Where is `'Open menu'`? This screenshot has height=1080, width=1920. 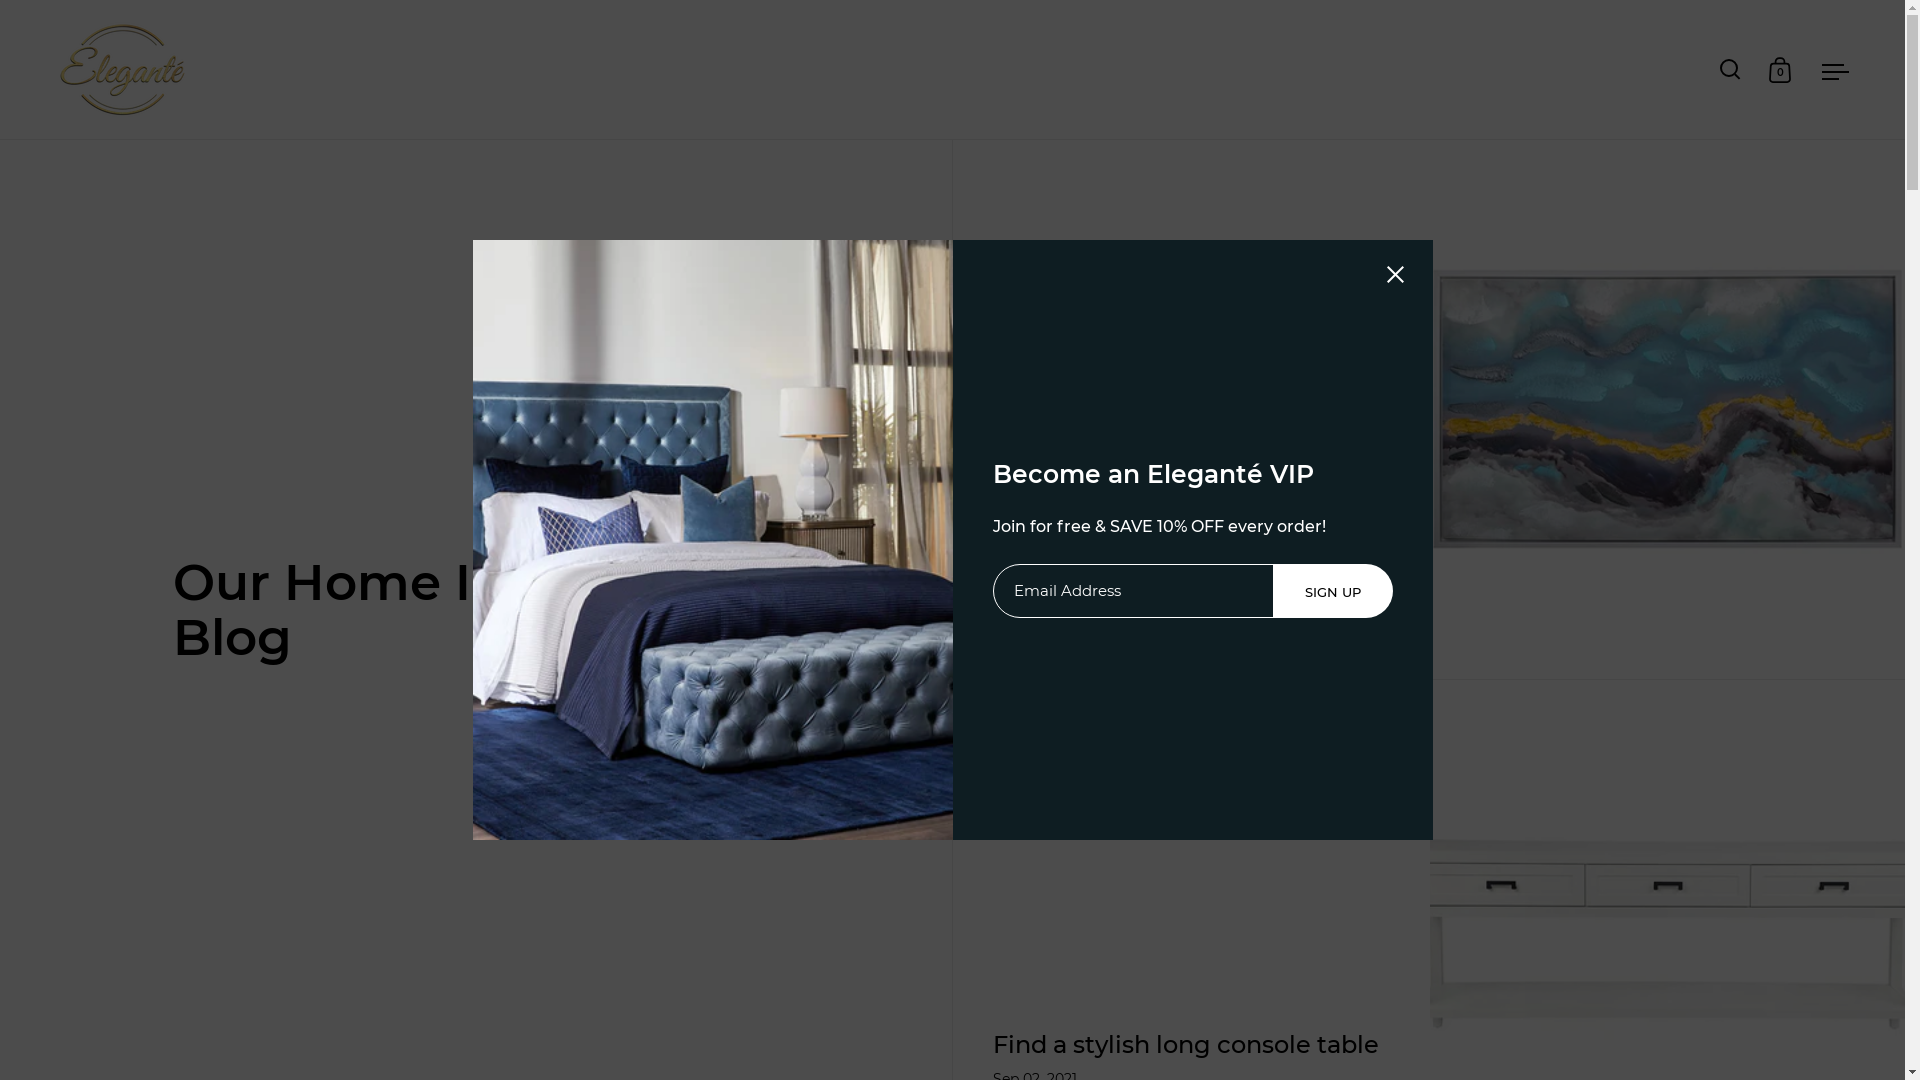
'Open menu' is located at coordinates (1814, 68).